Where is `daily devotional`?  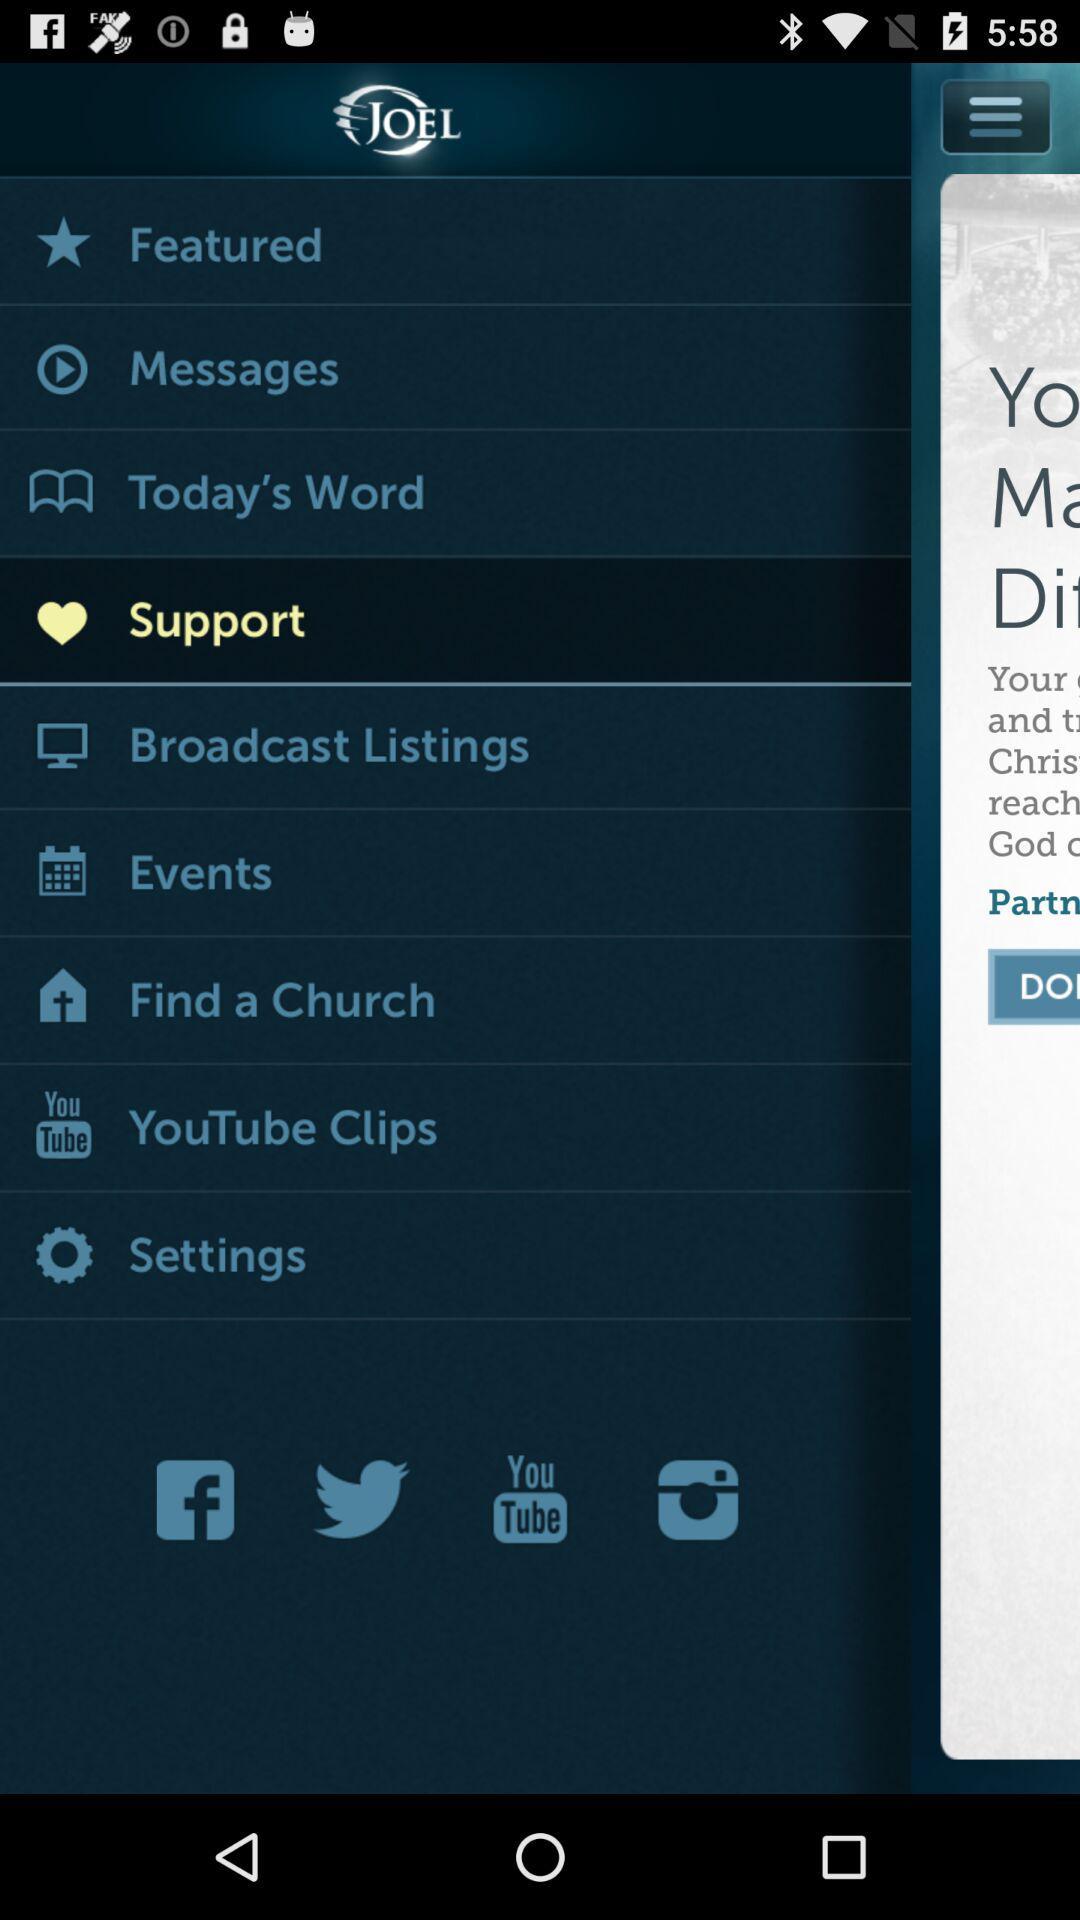 daily devotional is located at coordinates (455, 494).